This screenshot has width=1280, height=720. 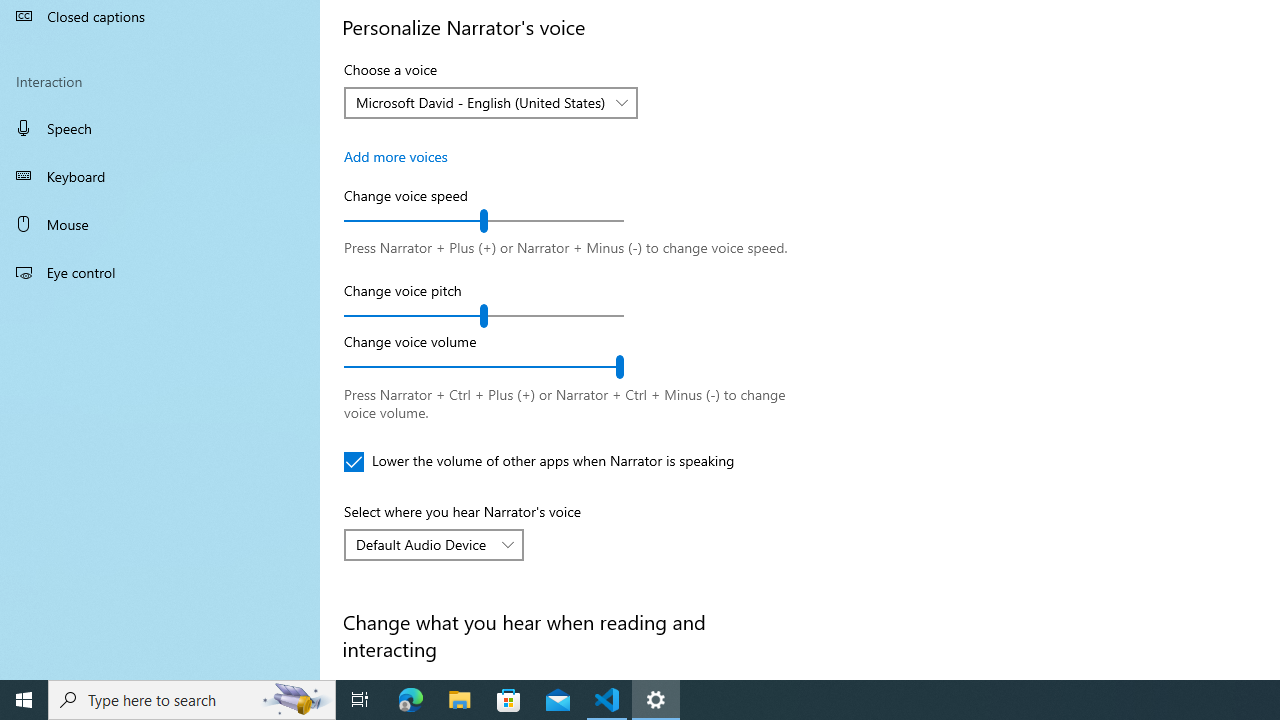 What do you see at coordinates (539, 461) in the screenshot?
I see `'Lower the volume of other apps when Narrator is speaking'` at bounding box center [539, 461].